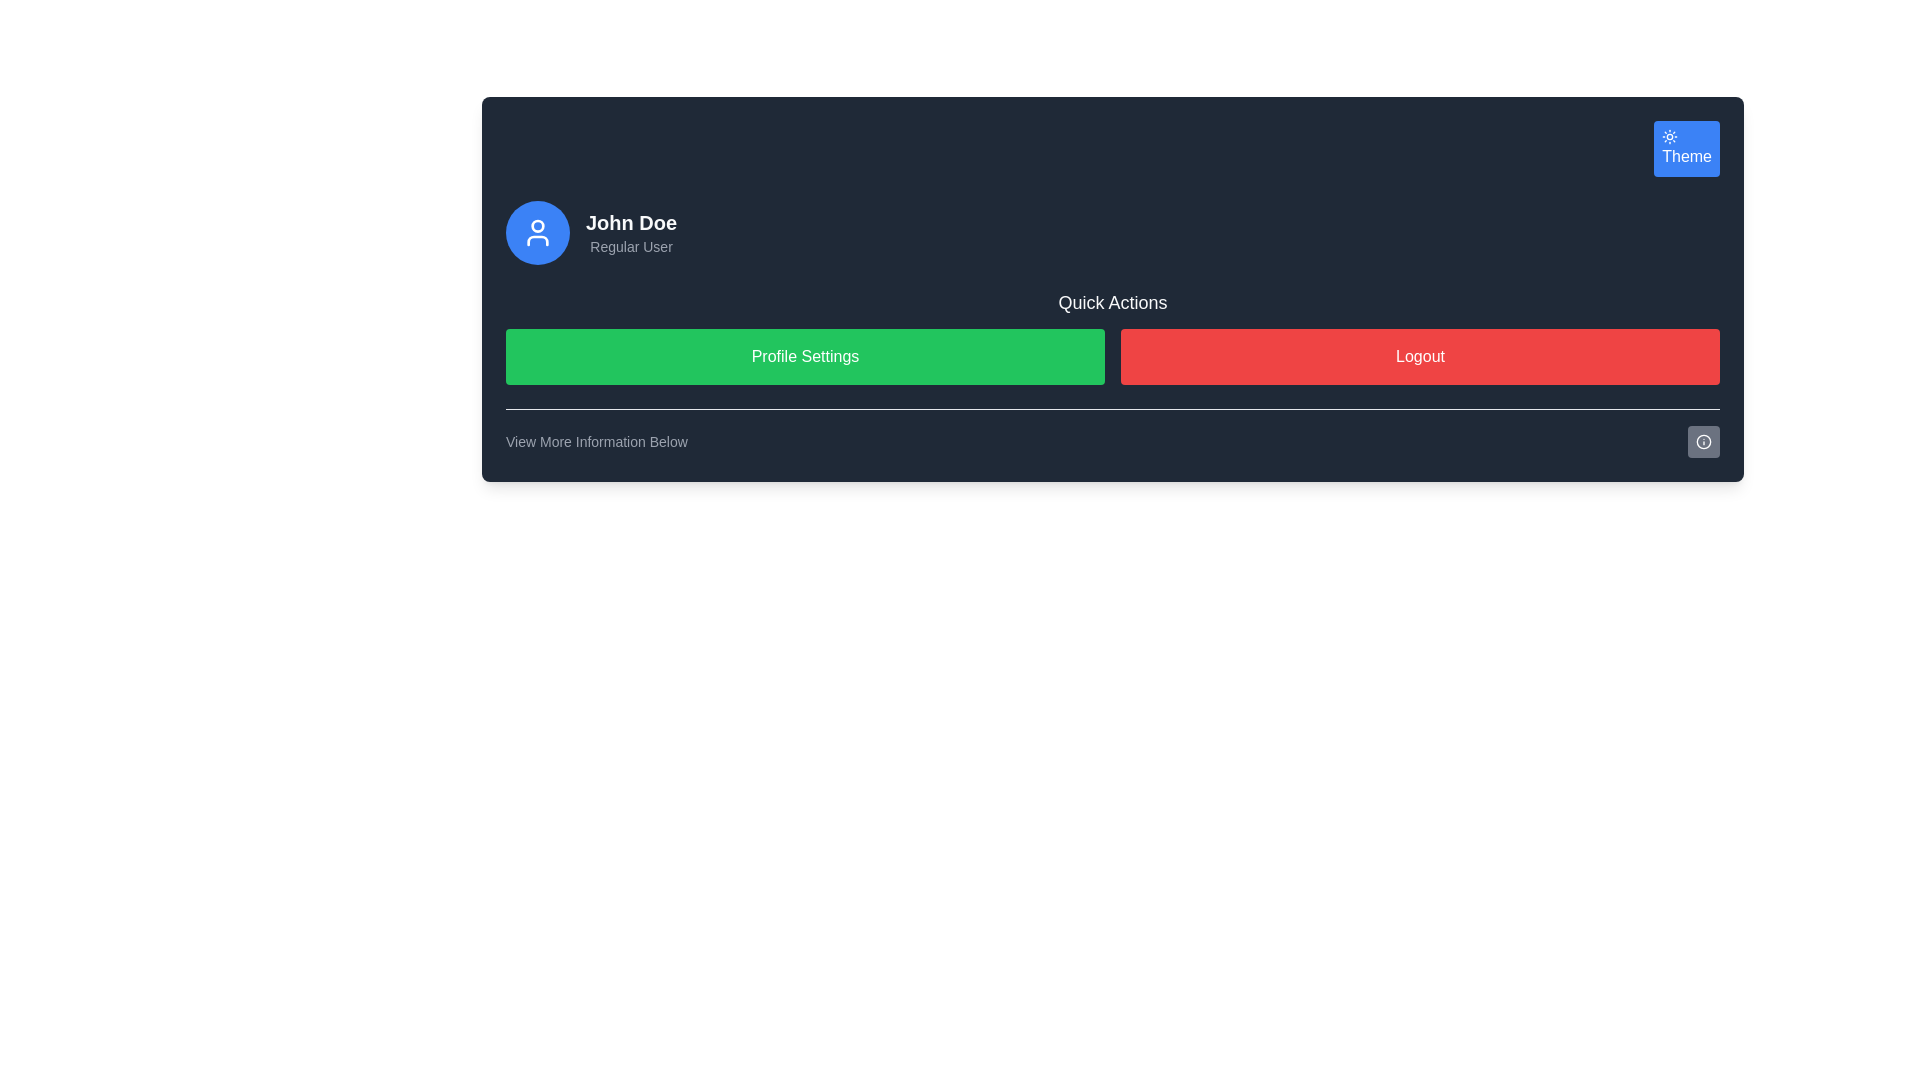  What do you see at coordinates (1112, 303) in the screenshot?
I see `text from the 'Quick Actions' label, which is displayed in bold font against a dark background, positioned above the 'Profile Settings' and 'Logout' buttons` at bounding box center [1112, 303].